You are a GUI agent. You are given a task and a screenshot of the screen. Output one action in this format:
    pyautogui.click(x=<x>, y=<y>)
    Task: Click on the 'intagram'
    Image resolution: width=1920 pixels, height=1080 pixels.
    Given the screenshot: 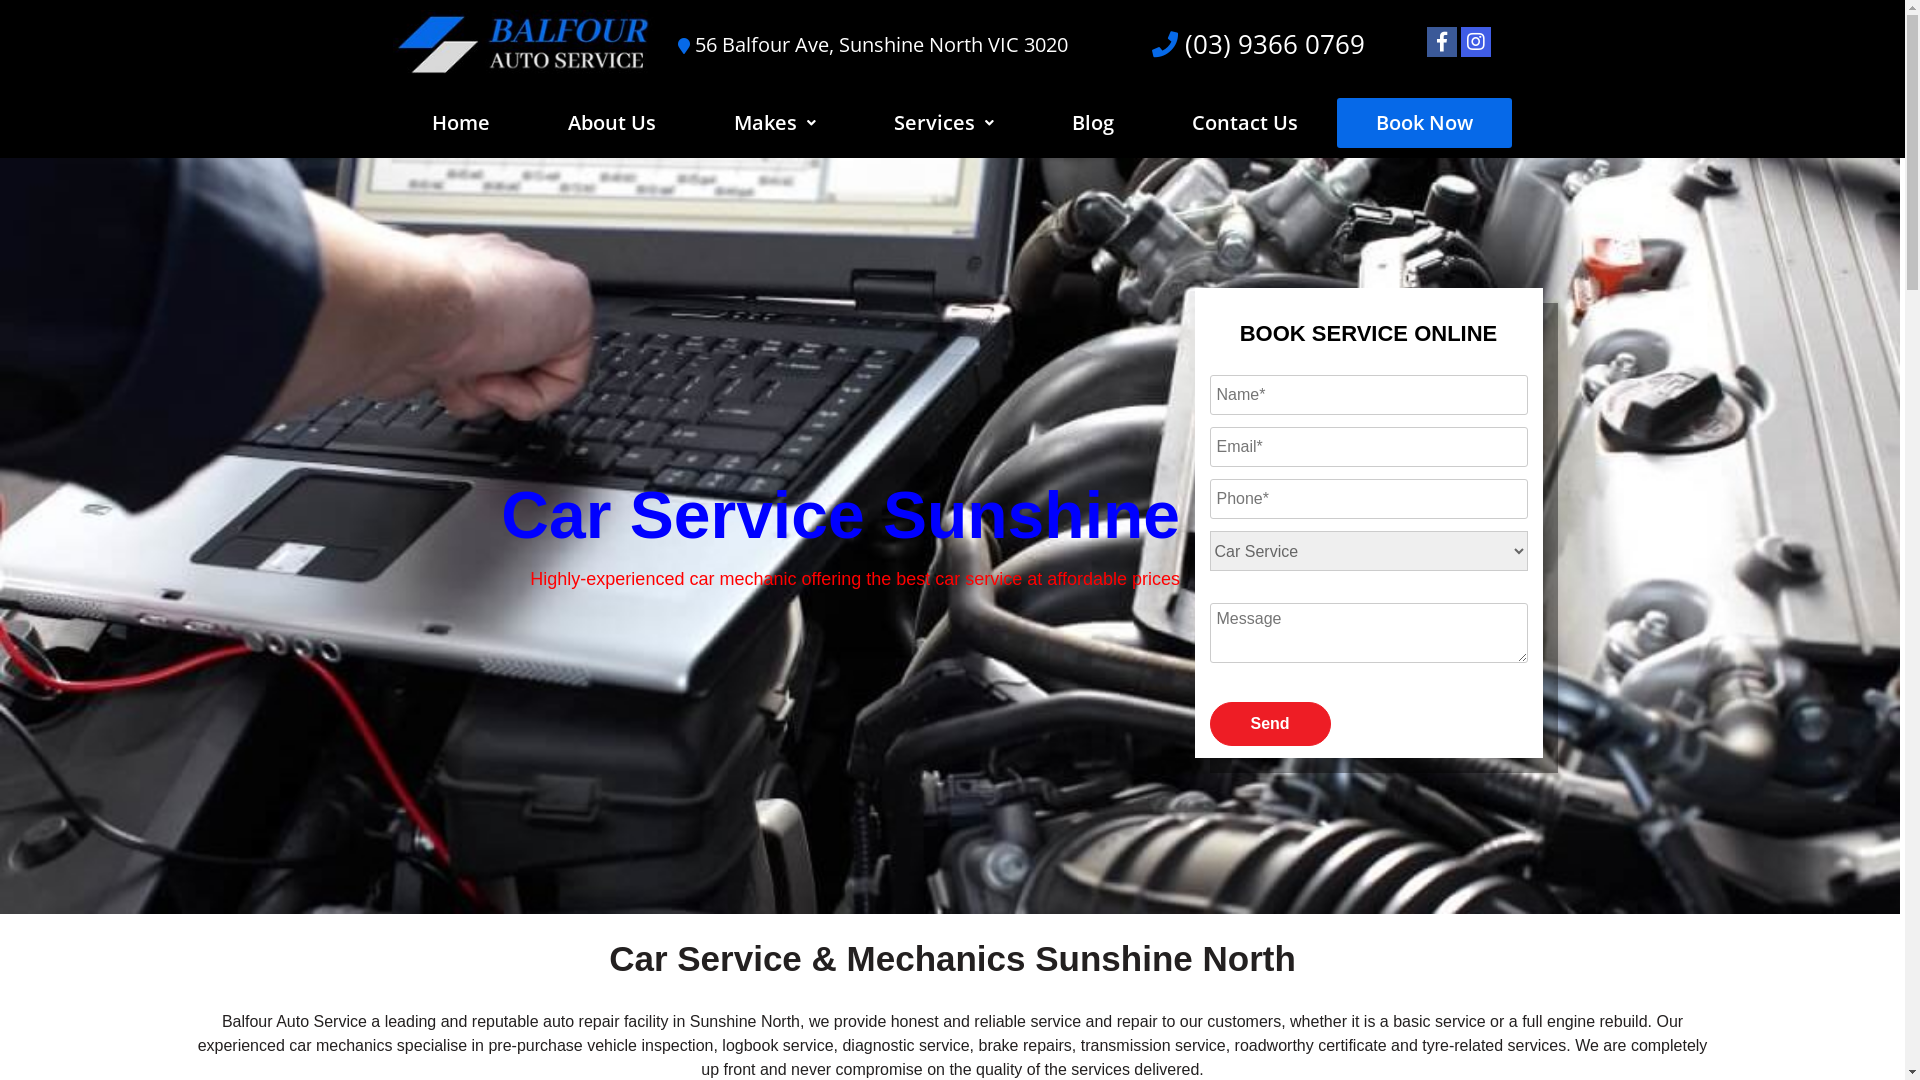 What is the action you would take?
    pyautogui.click(x=1476, y=42)
    